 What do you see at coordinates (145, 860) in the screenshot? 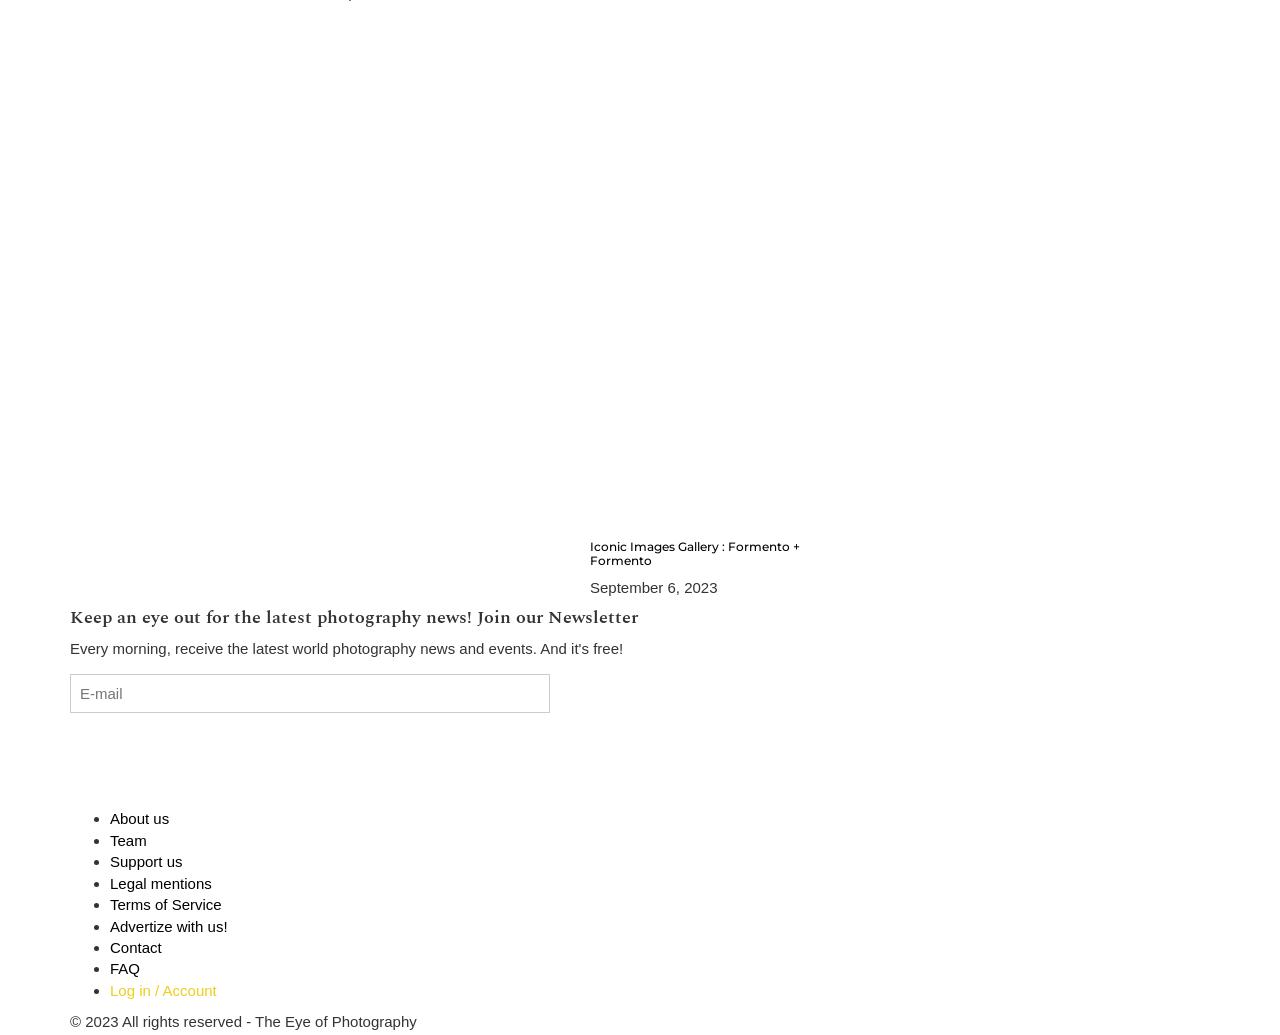
I see `'Support us'` at bounding box center [145, 860].